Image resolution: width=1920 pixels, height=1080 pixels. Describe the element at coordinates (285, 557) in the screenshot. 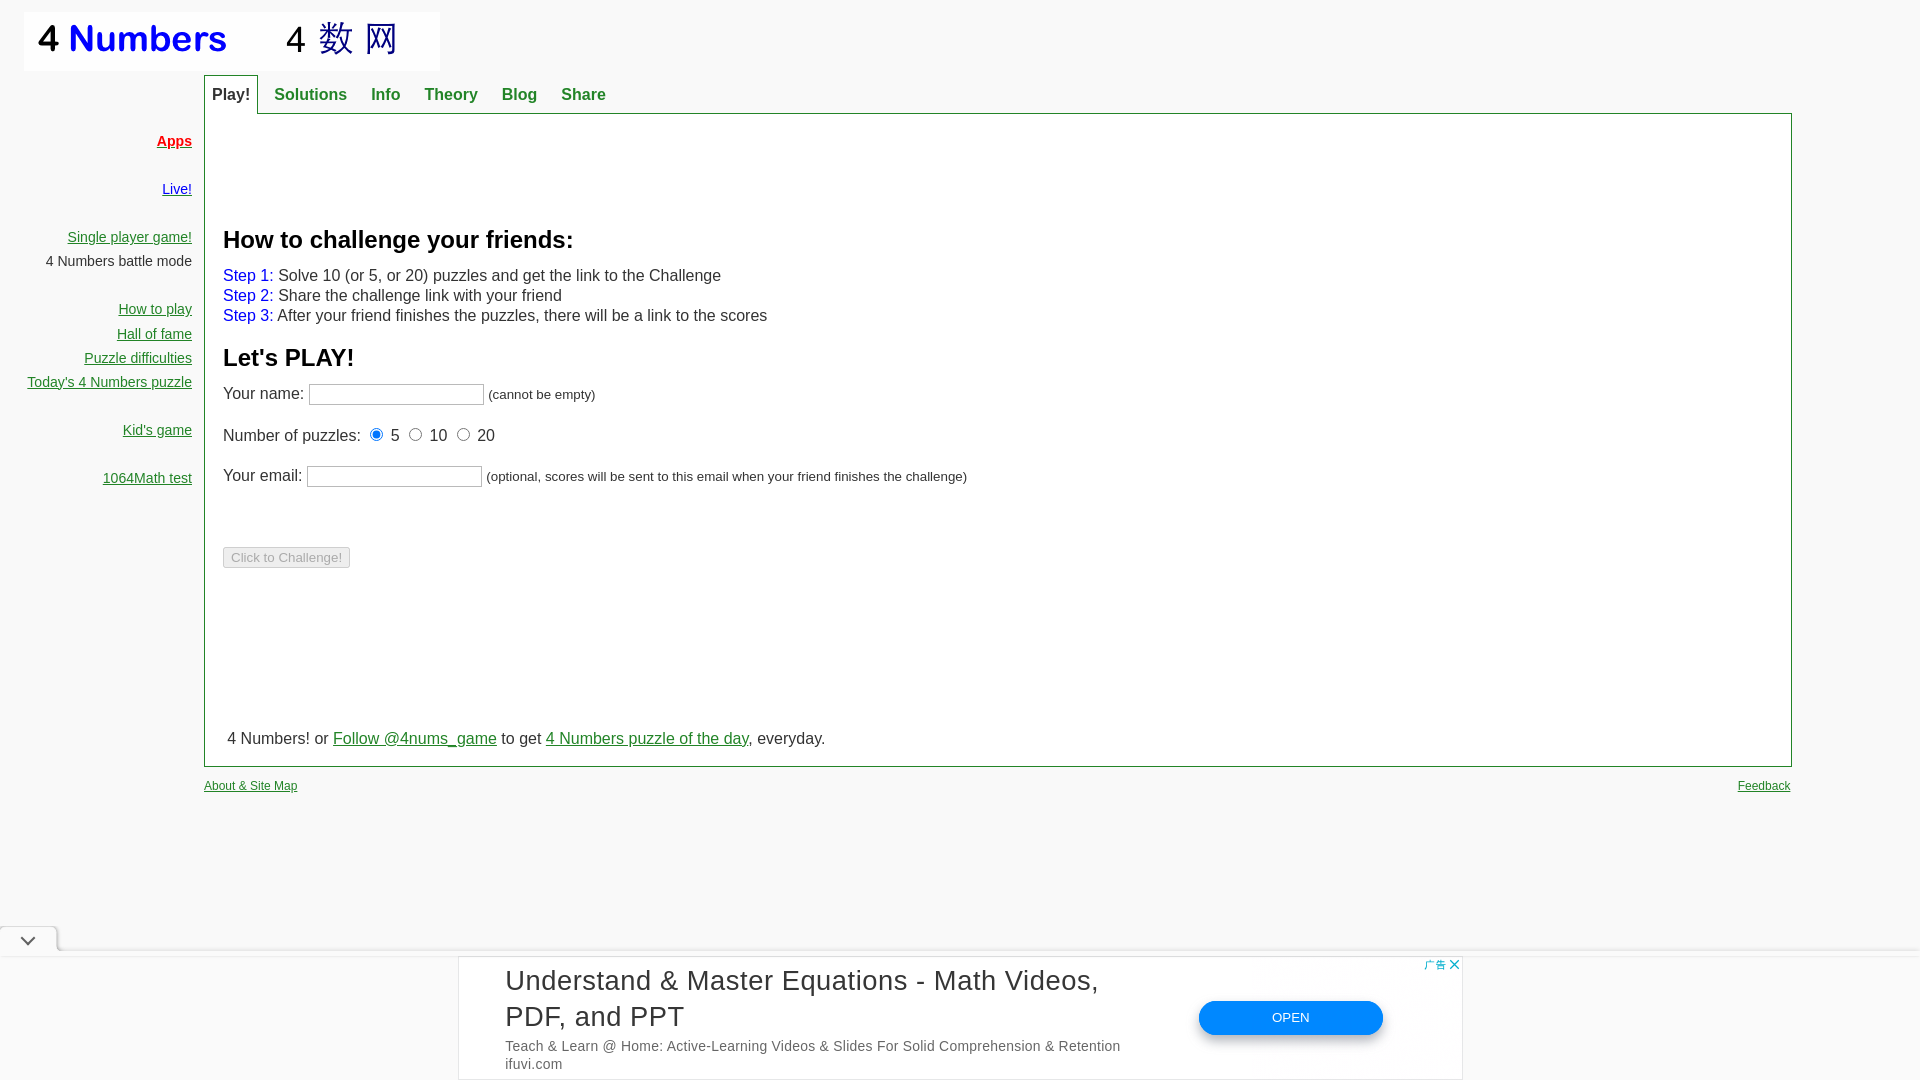

I see `'Click to Challenge!'` at that location.